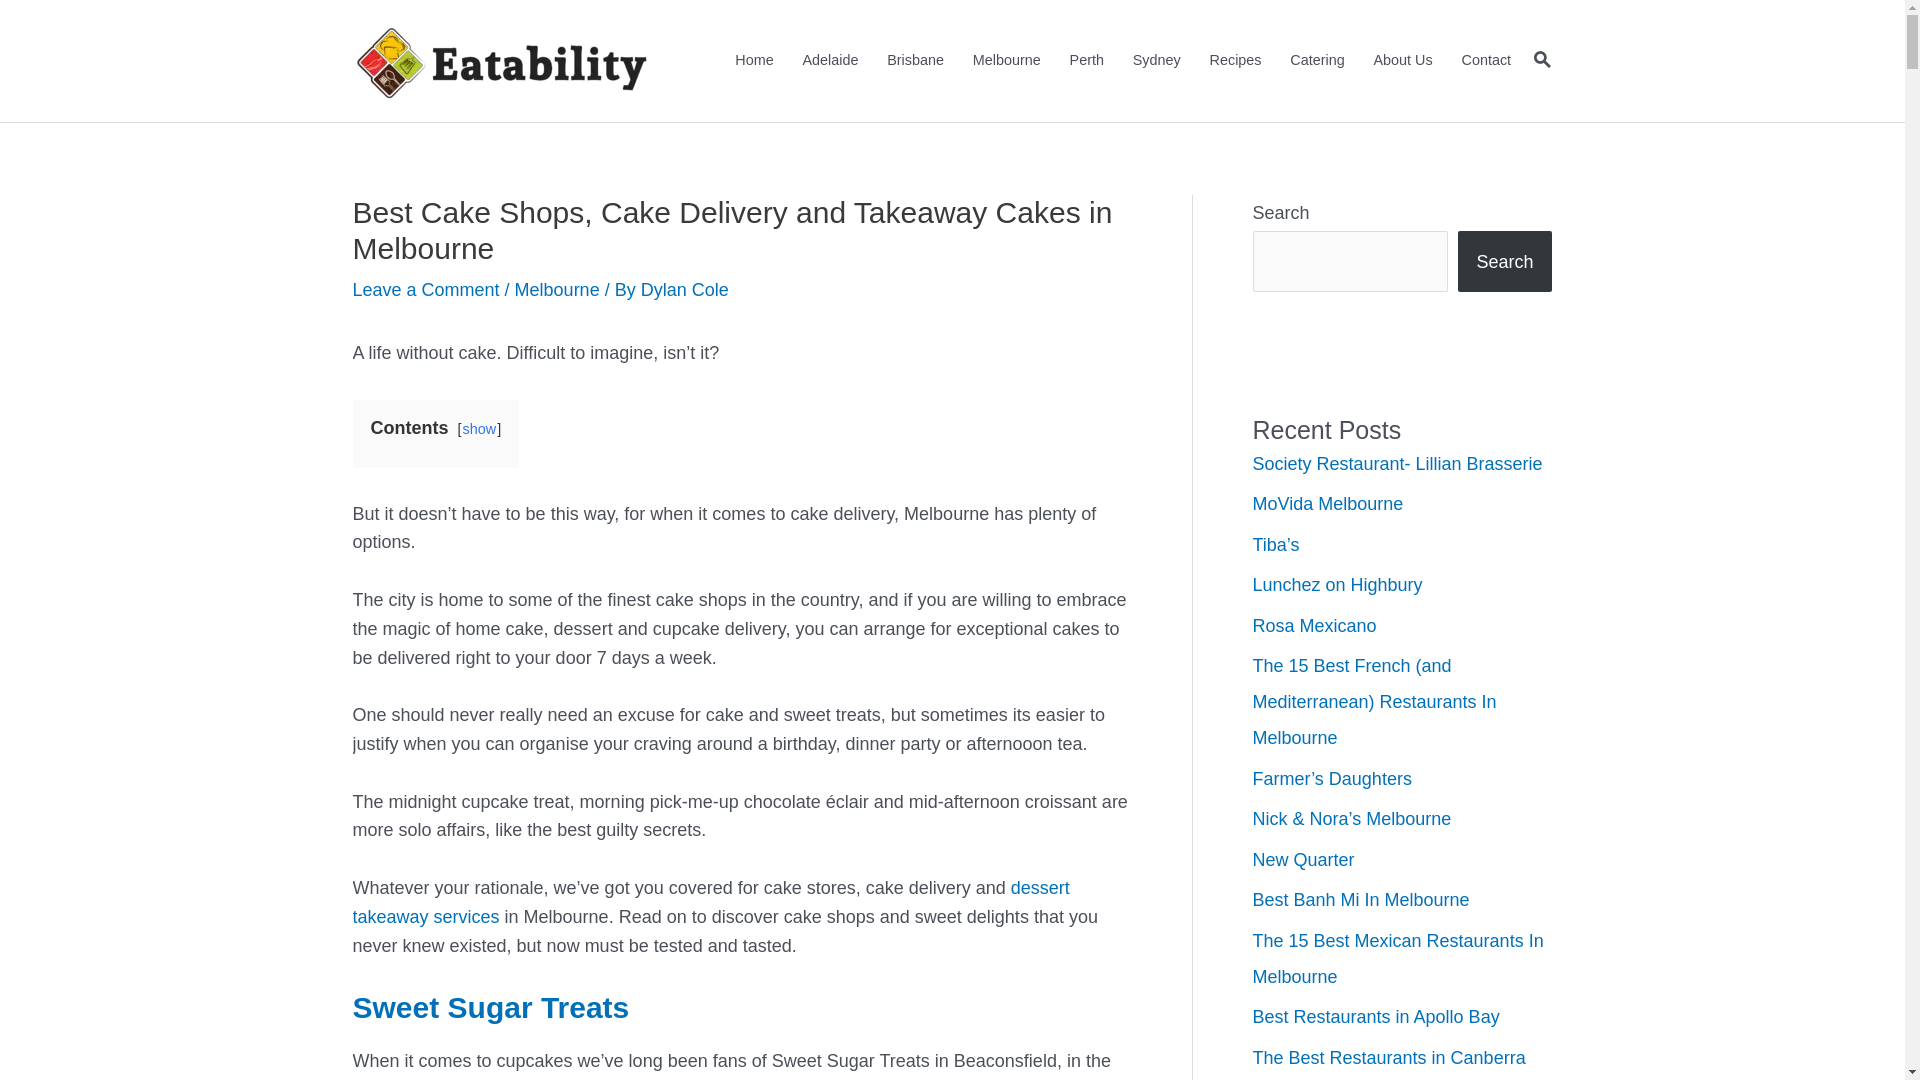 The width and height of the screenshot is (1920, 1080). Describe the element at coordinates (1360, 898) in the screenshot. I see `'Best Banh Mi In Melbourne'` at that location.